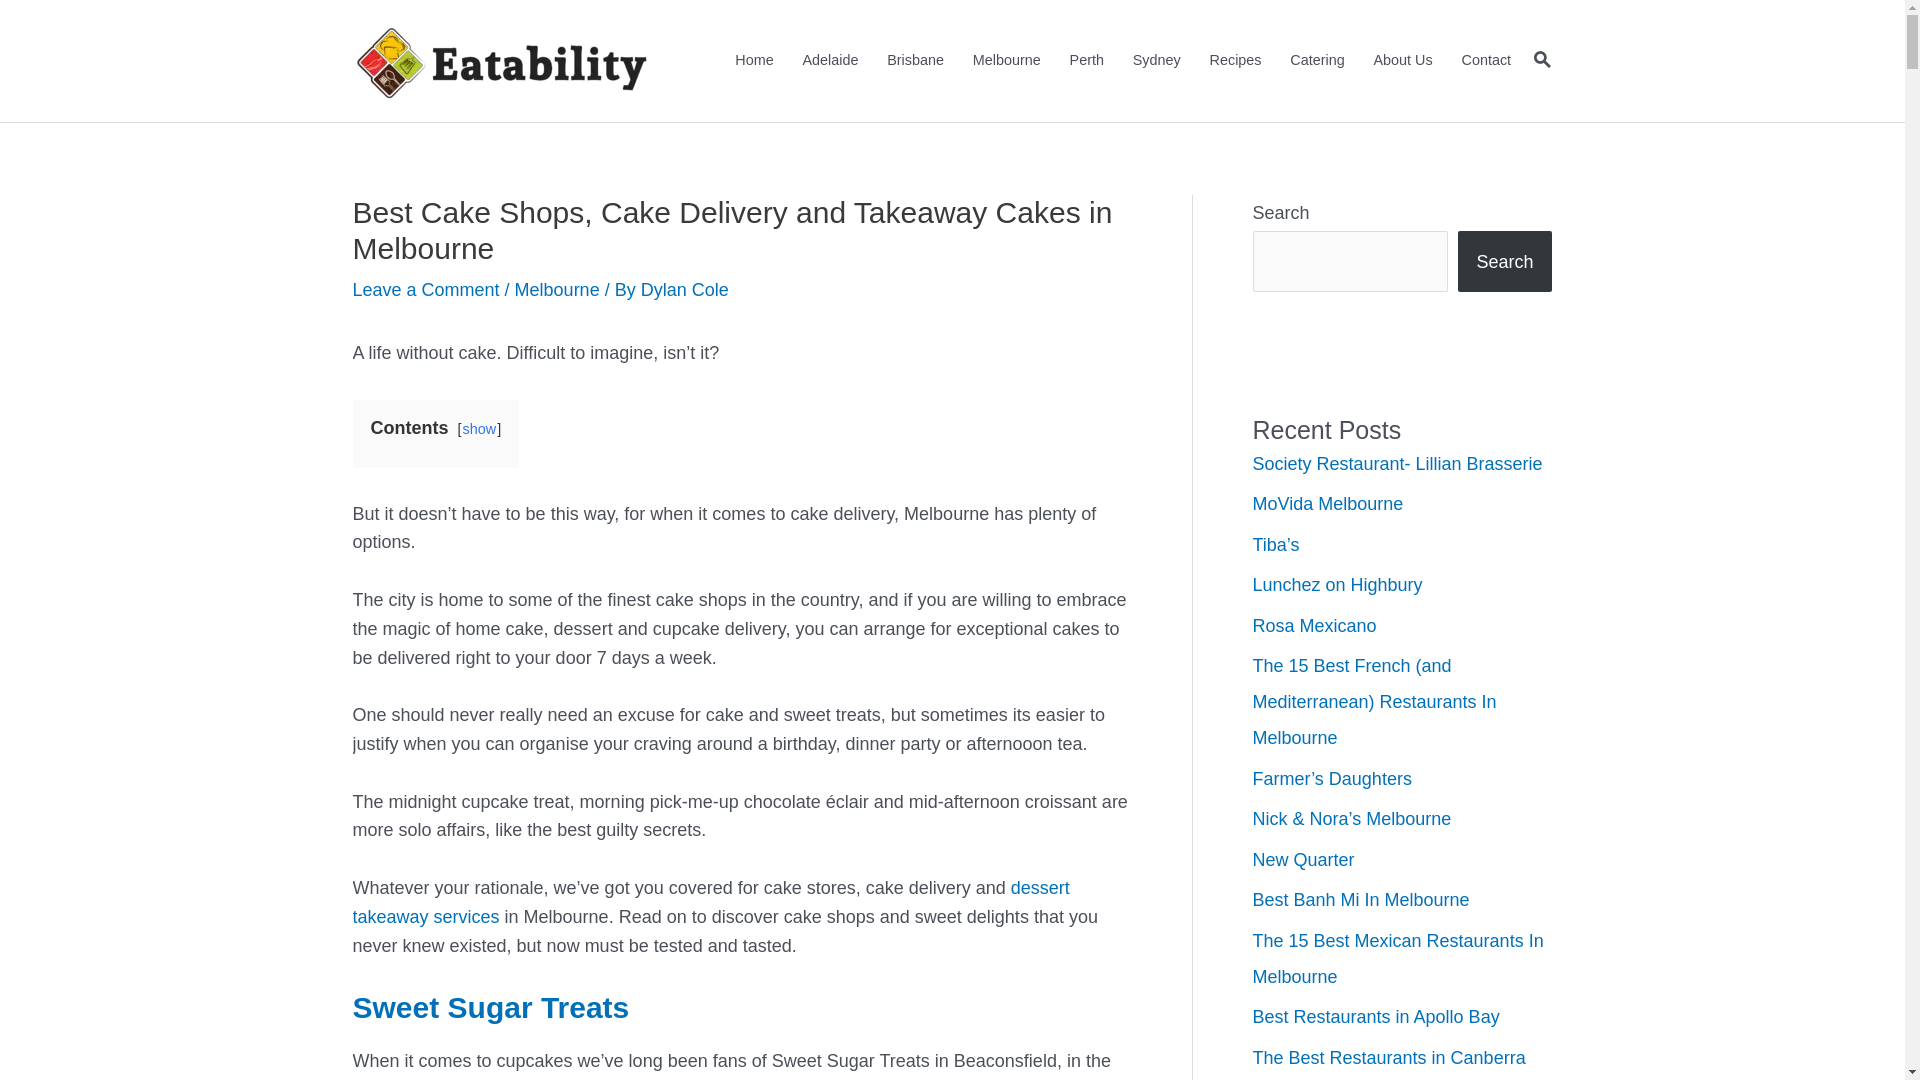 The width and height of the screenshot is (1920, 1080). Describe the element at coordinates (1360, 898) in the screenshot. I see `'Best Banh Mi In Melbourne'` at that location.